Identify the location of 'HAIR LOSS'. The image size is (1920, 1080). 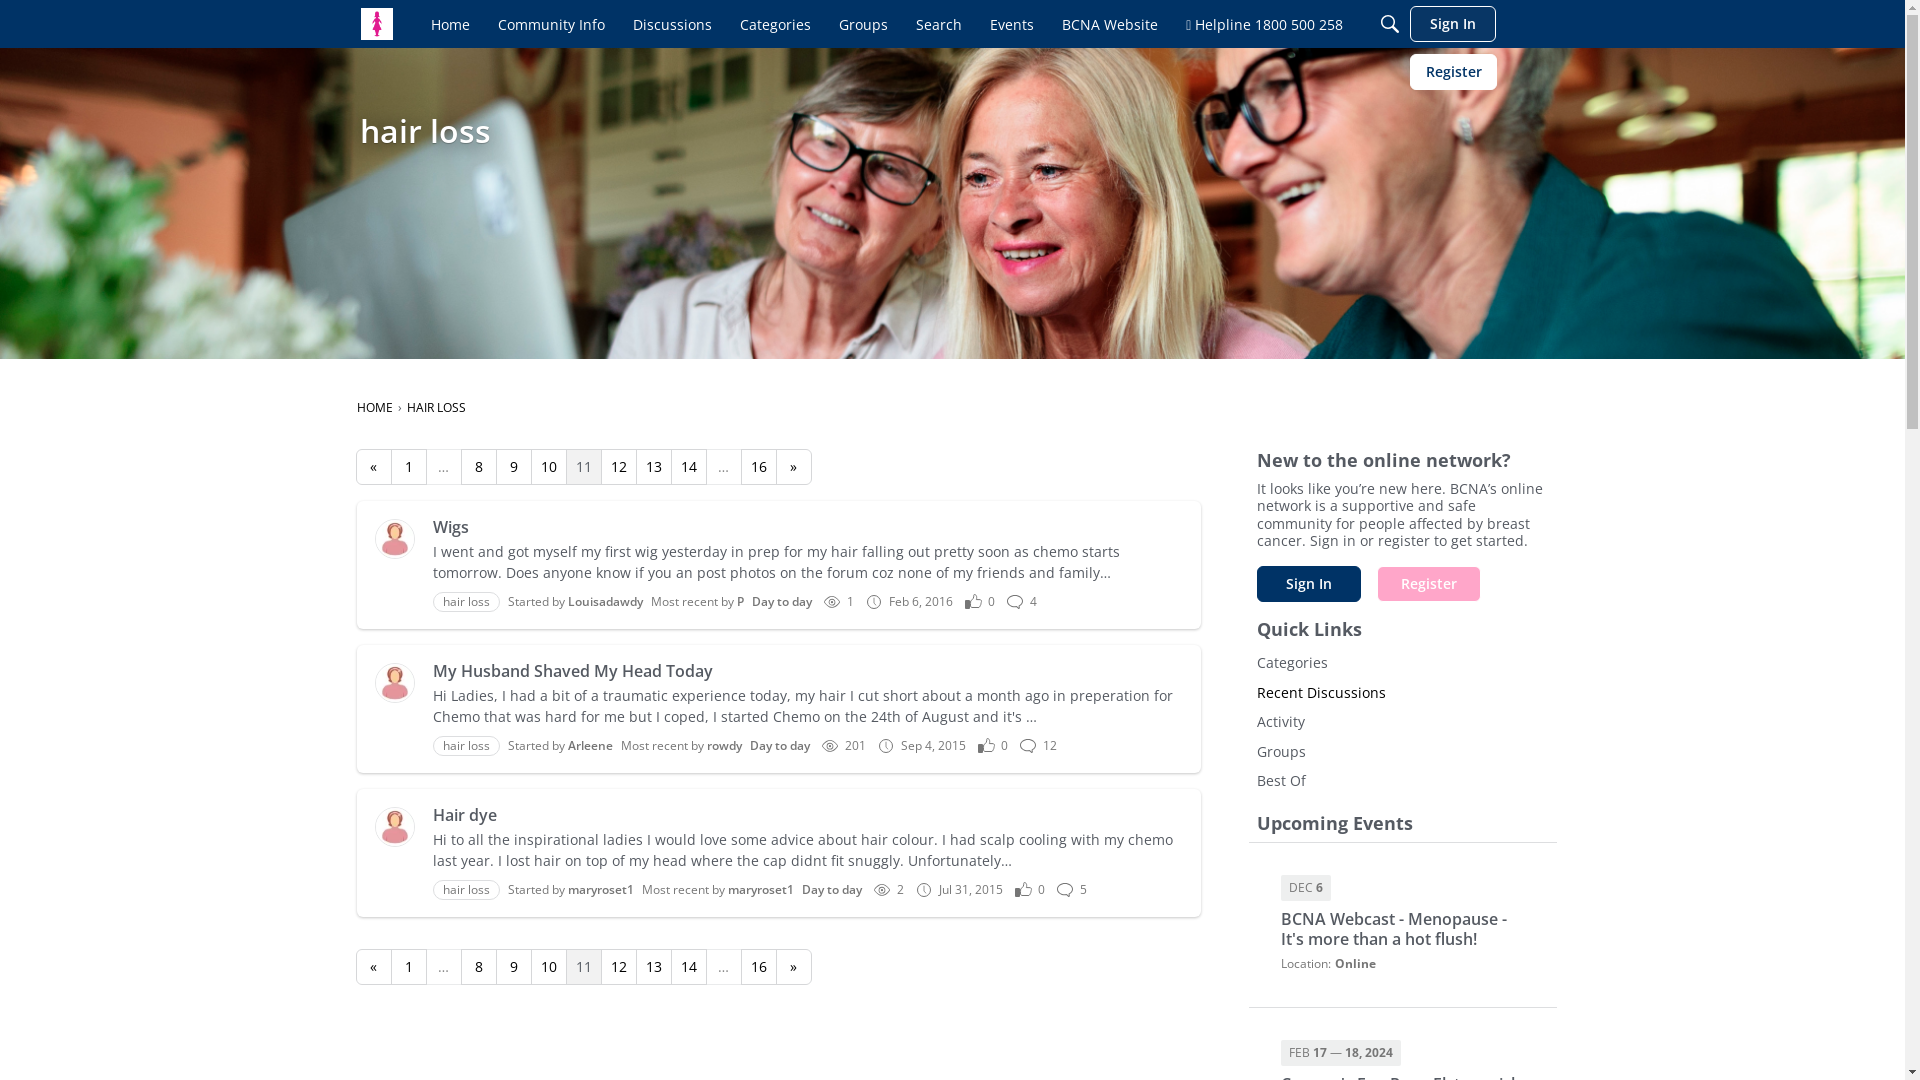
(435, 406).